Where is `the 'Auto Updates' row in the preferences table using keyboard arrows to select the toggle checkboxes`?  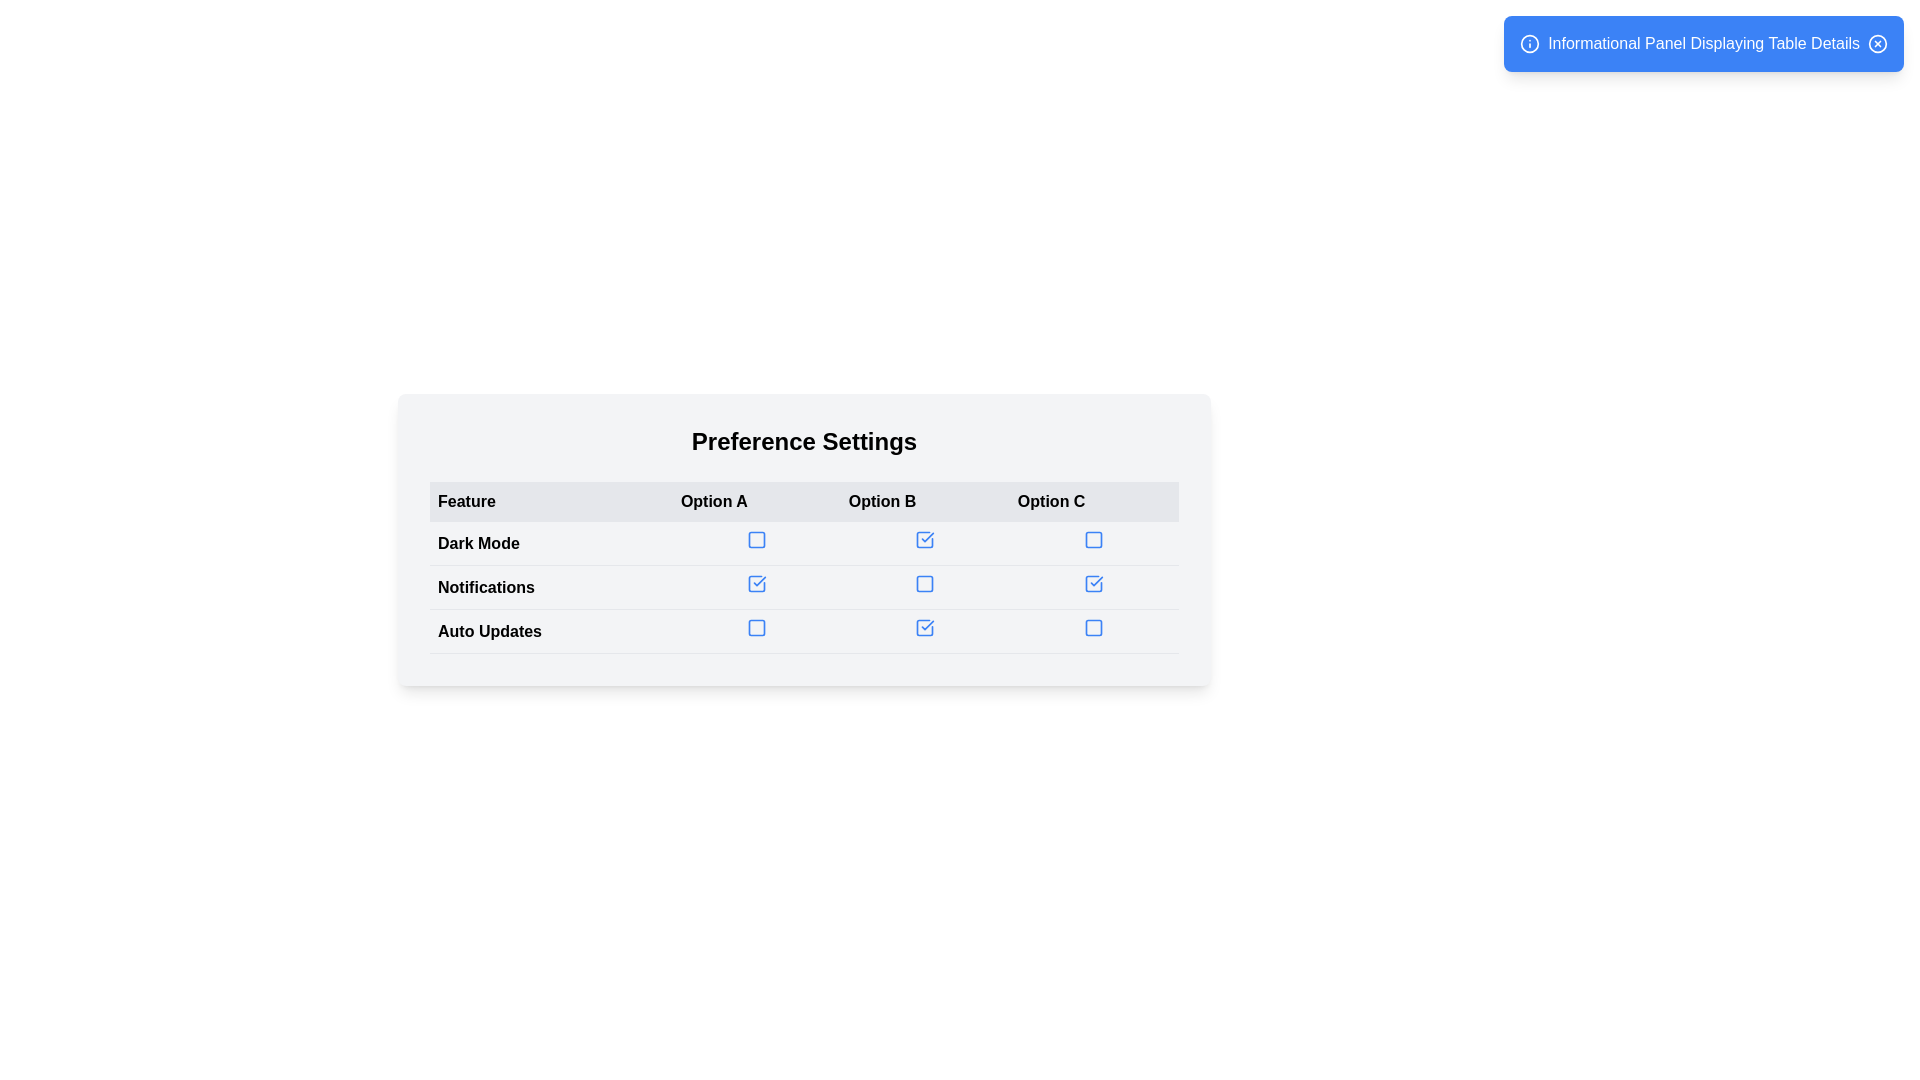
the 'Auto Updates' row in the preferences table using keyboard arrows to select the toggle checkboxes is located at coordinates (804, 631).